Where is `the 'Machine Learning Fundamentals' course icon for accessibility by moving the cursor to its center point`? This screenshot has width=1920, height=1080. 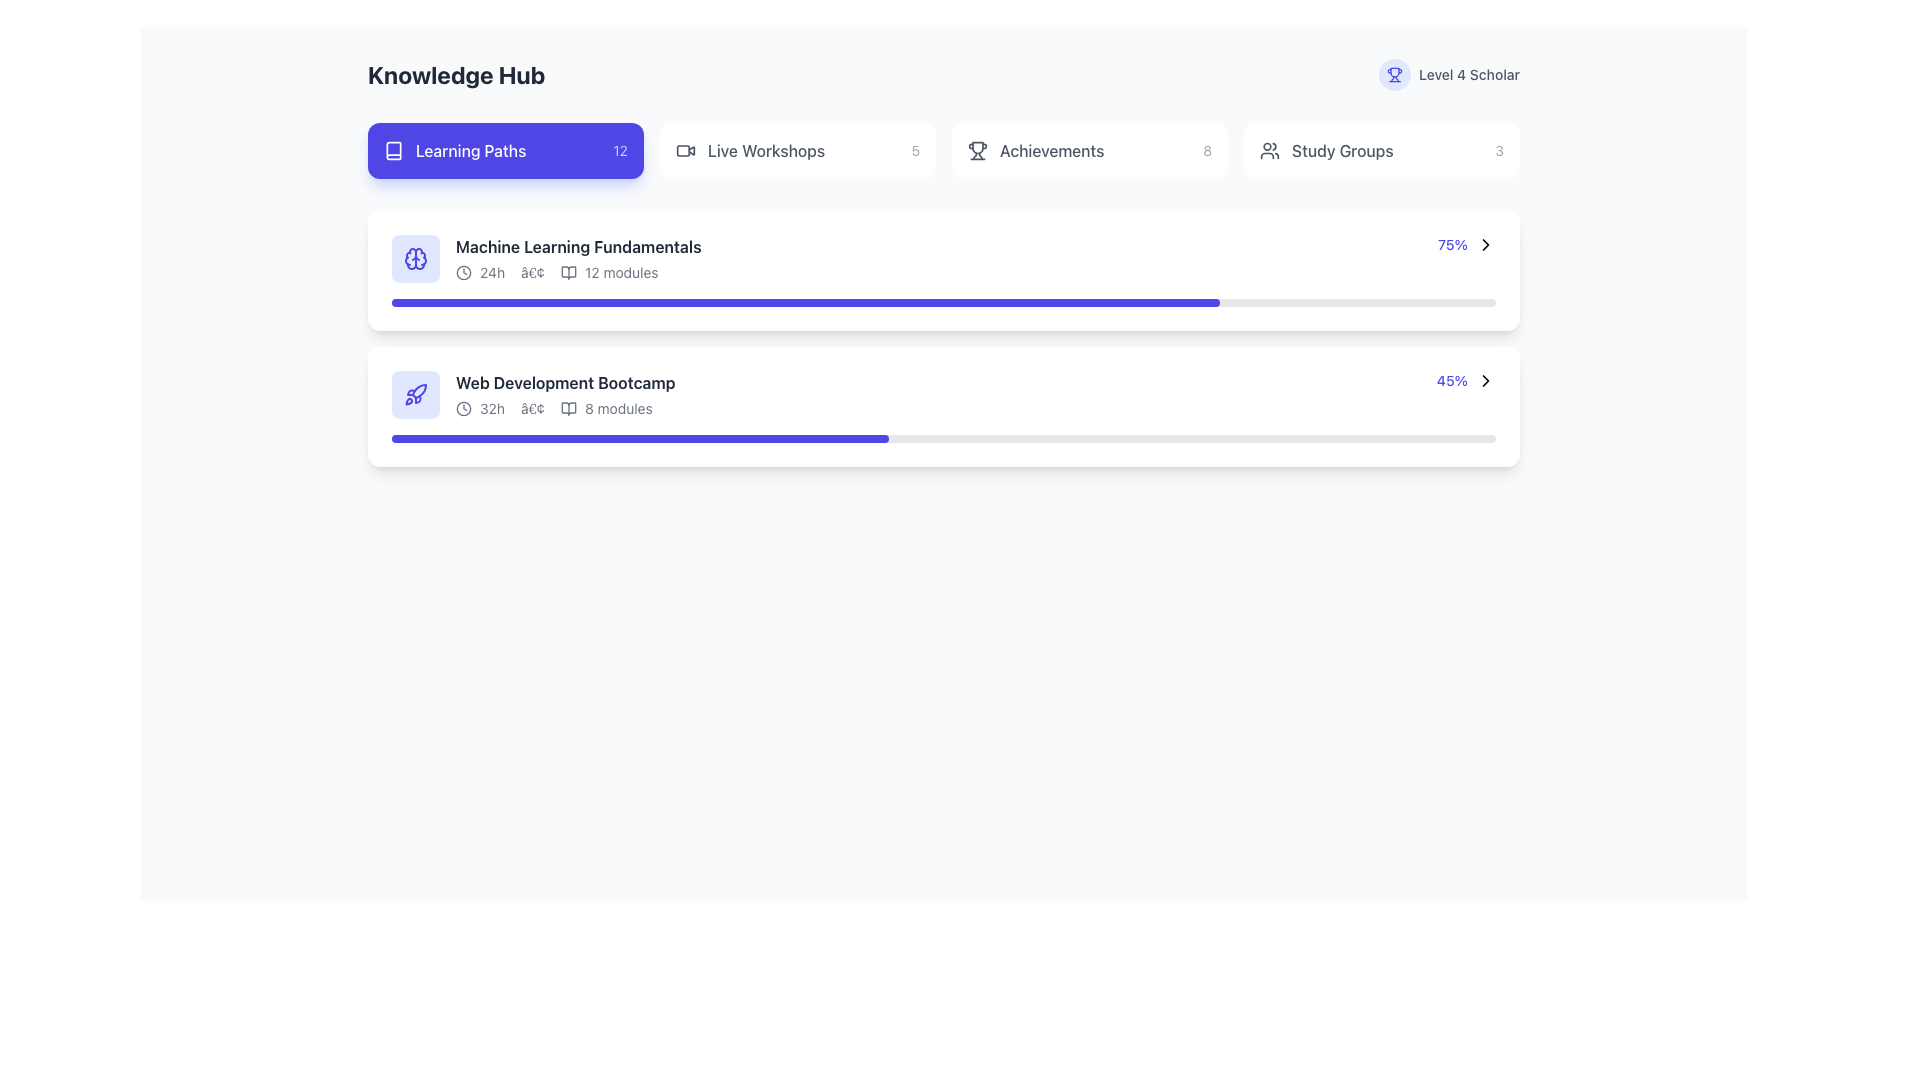 the 'Machine Learning Fundamentals' course icon for accessibility by moving the cursor to its center point is located at coordinates (415, 257).